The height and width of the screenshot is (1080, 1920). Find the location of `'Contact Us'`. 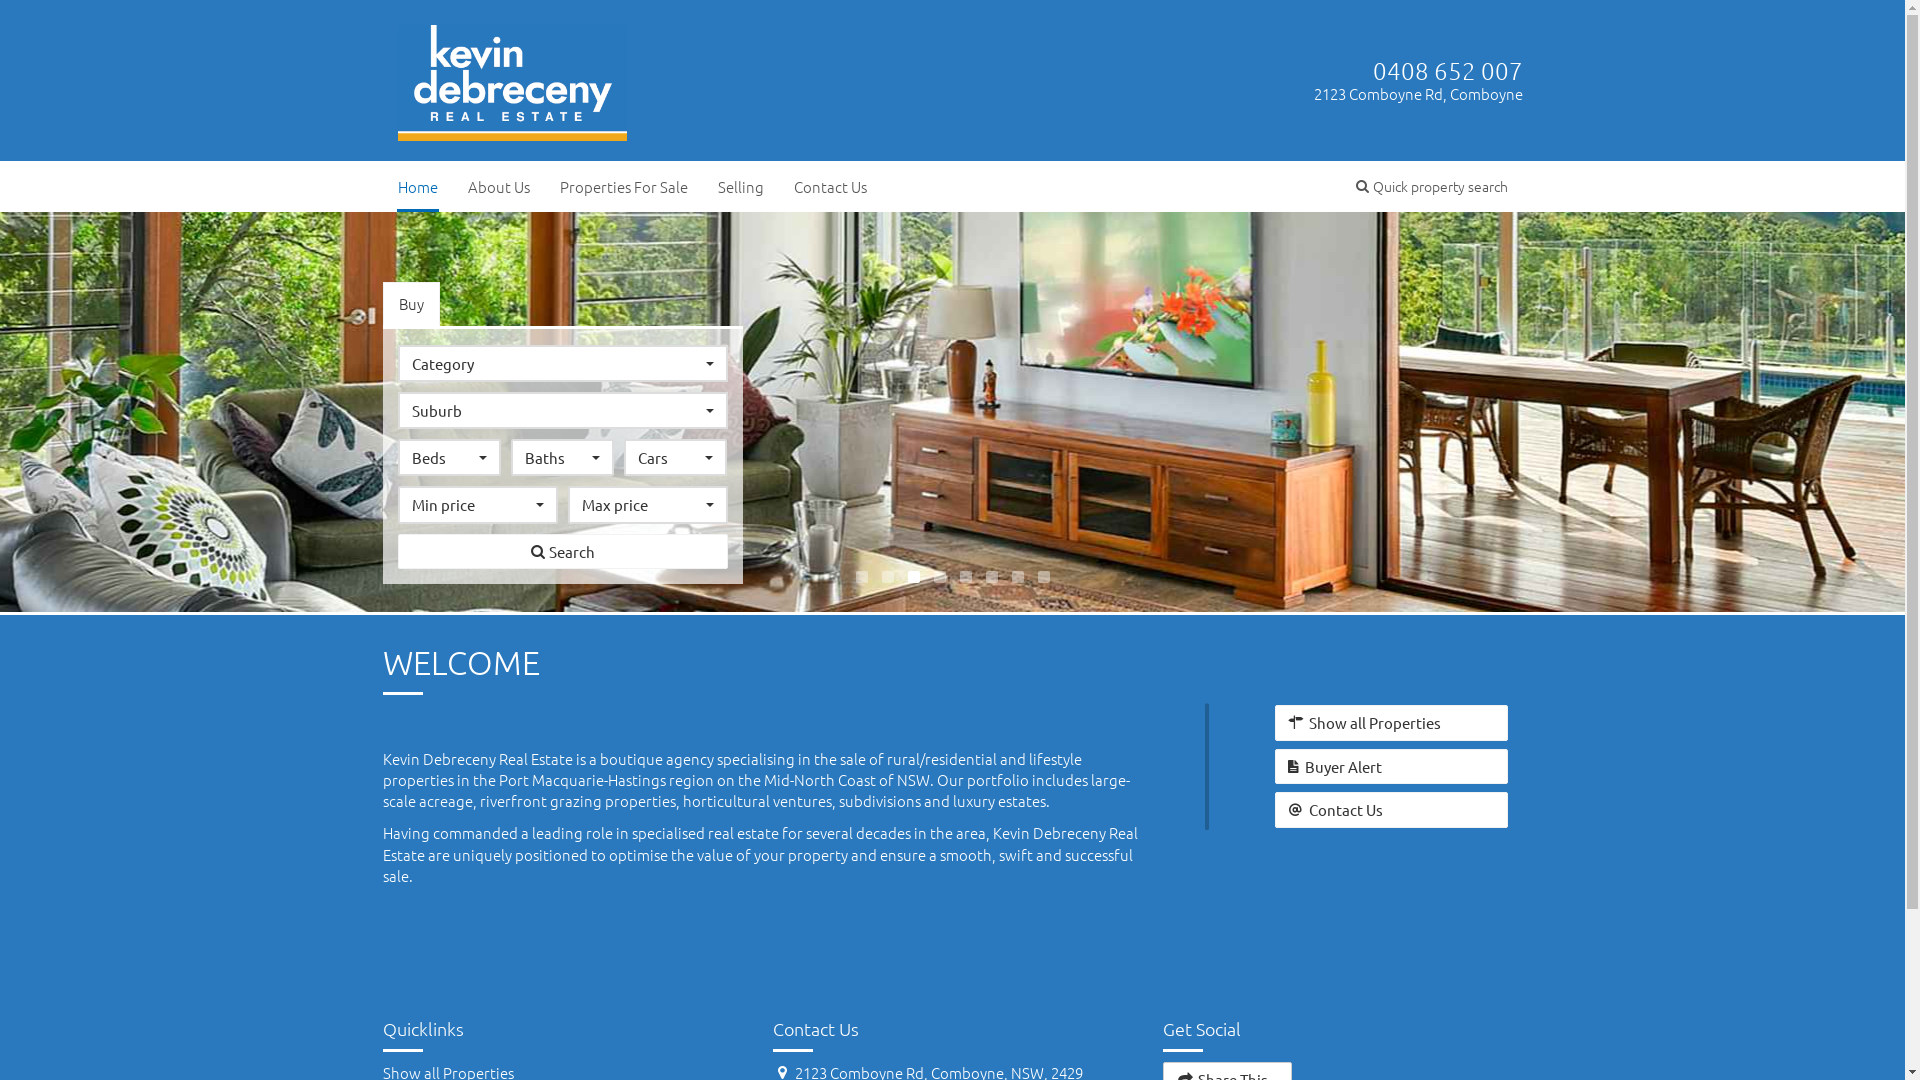

'Contact Us' is located at coordinates (1390, 808).